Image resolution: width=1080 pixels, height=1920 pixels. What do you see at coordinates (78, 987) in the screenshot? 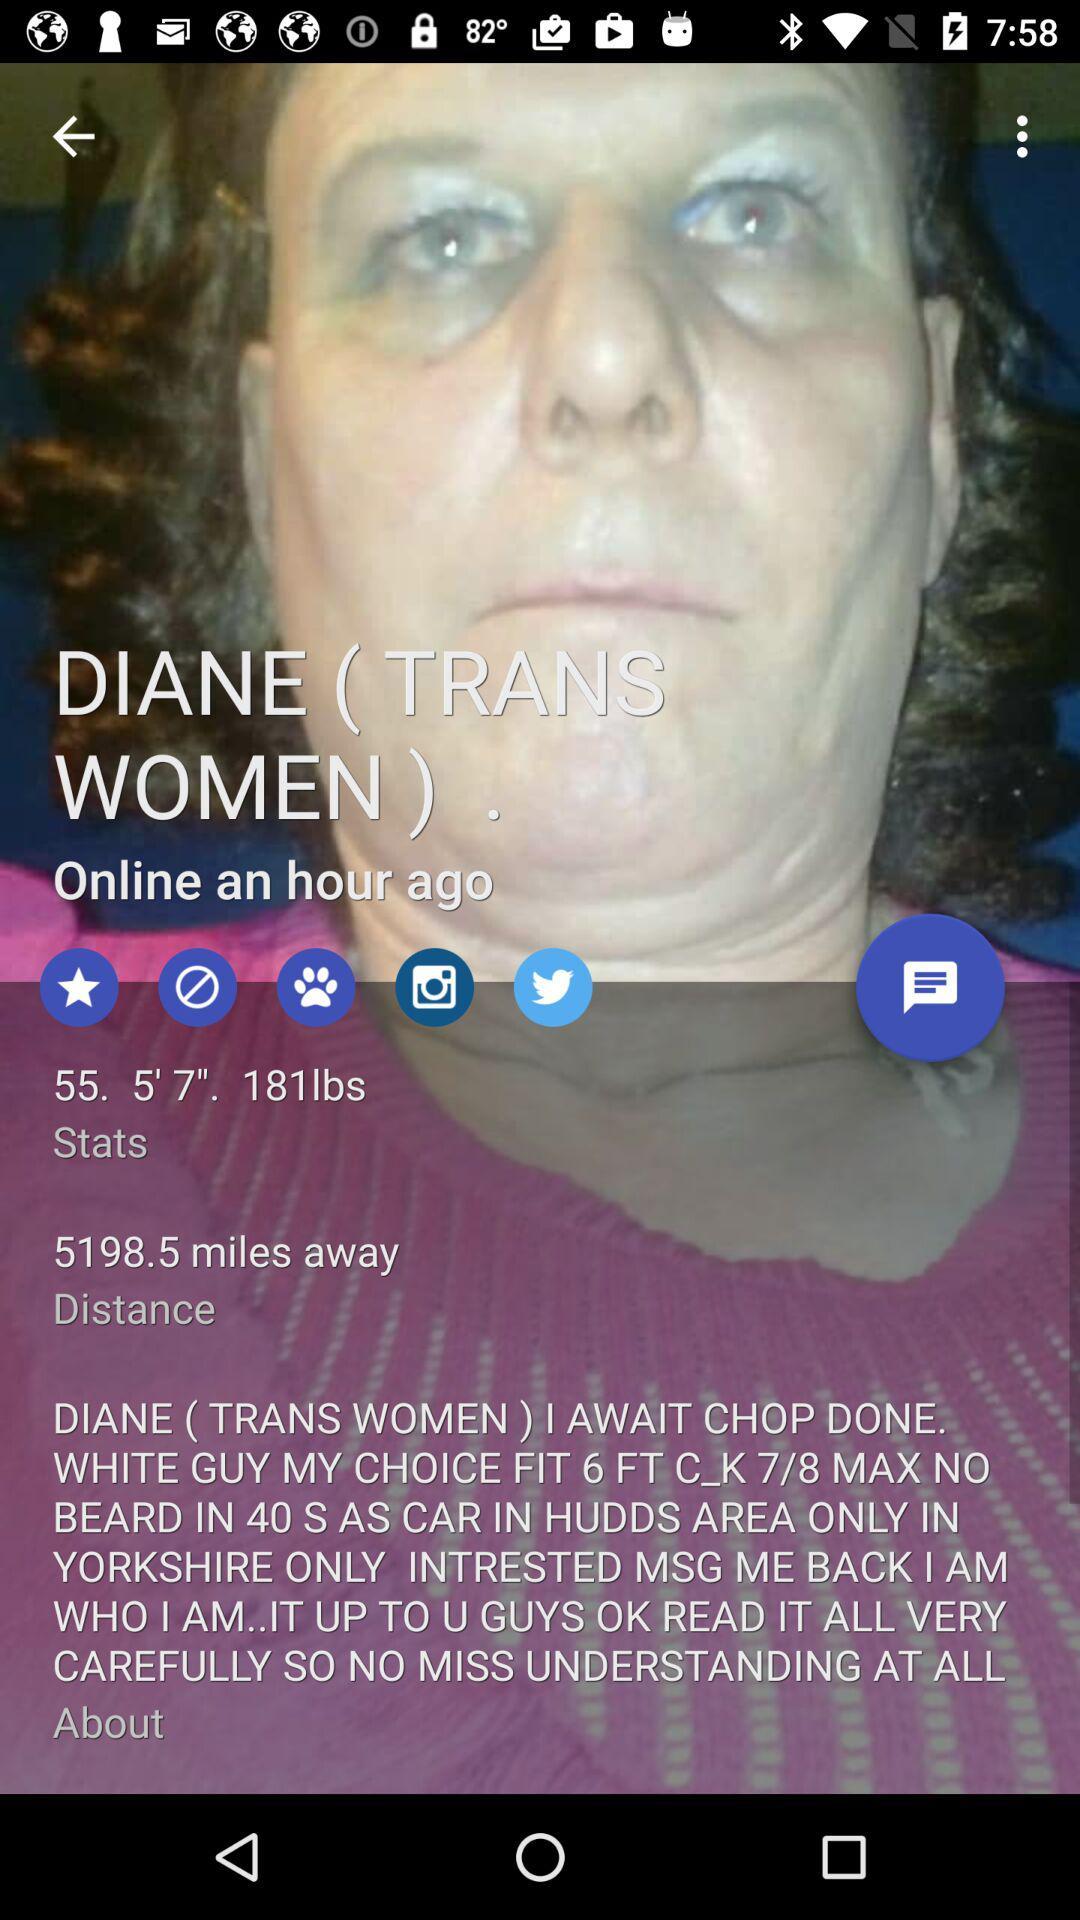
I see `the star icon` at bounding box center [78, 987].